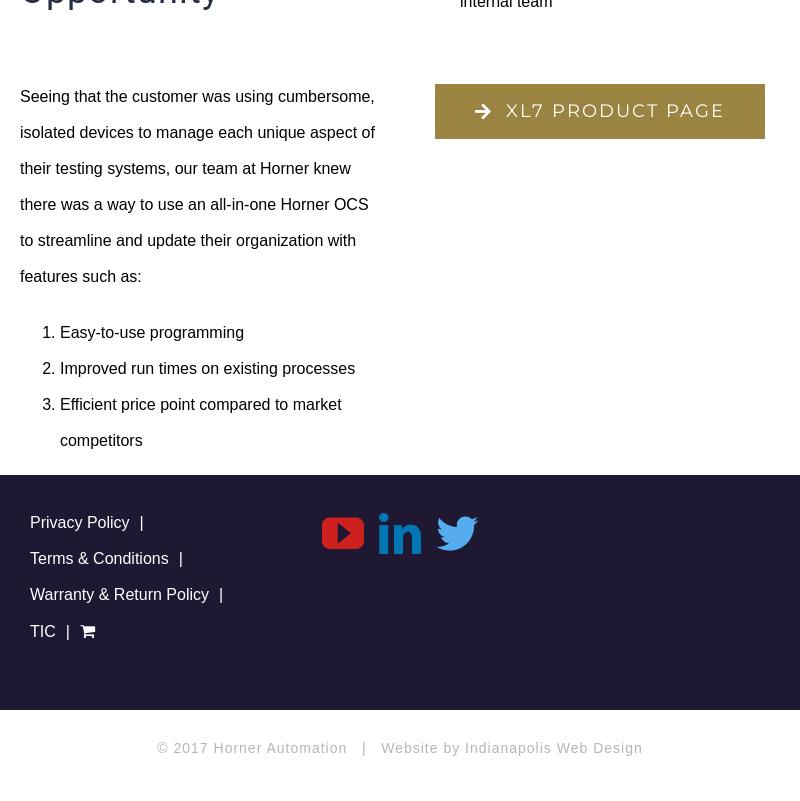 The height and width of the screenshot is (801, 800). Describe the element at coordinates (614, 109) in the screenshot. I see `'XL7 PRODUCT PAGE'` at that location.